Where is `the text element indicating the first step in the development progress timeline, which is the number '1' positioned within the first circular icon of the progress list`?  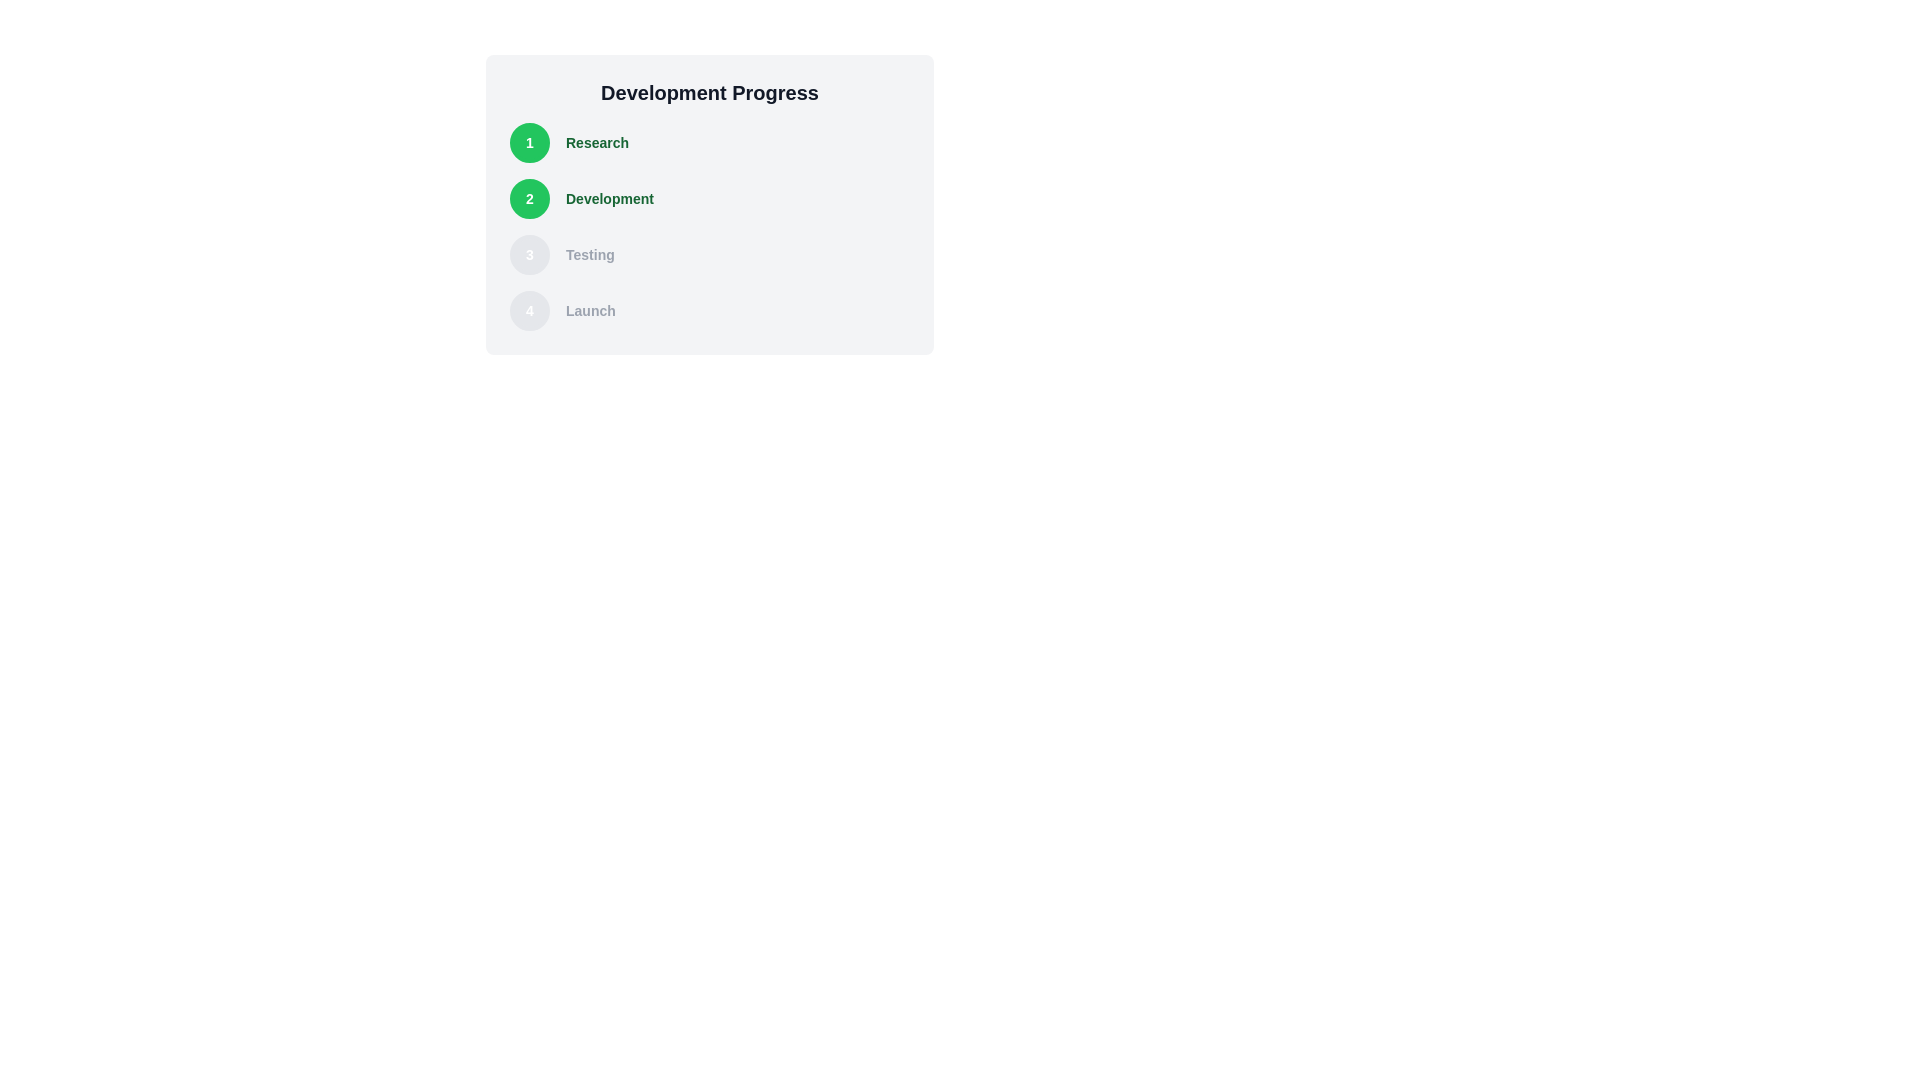
the text element indicating the first step in the development progress timeline, which is the number '1' positioned within the first circular icon of the progress list is located at coordinates (529, 141).